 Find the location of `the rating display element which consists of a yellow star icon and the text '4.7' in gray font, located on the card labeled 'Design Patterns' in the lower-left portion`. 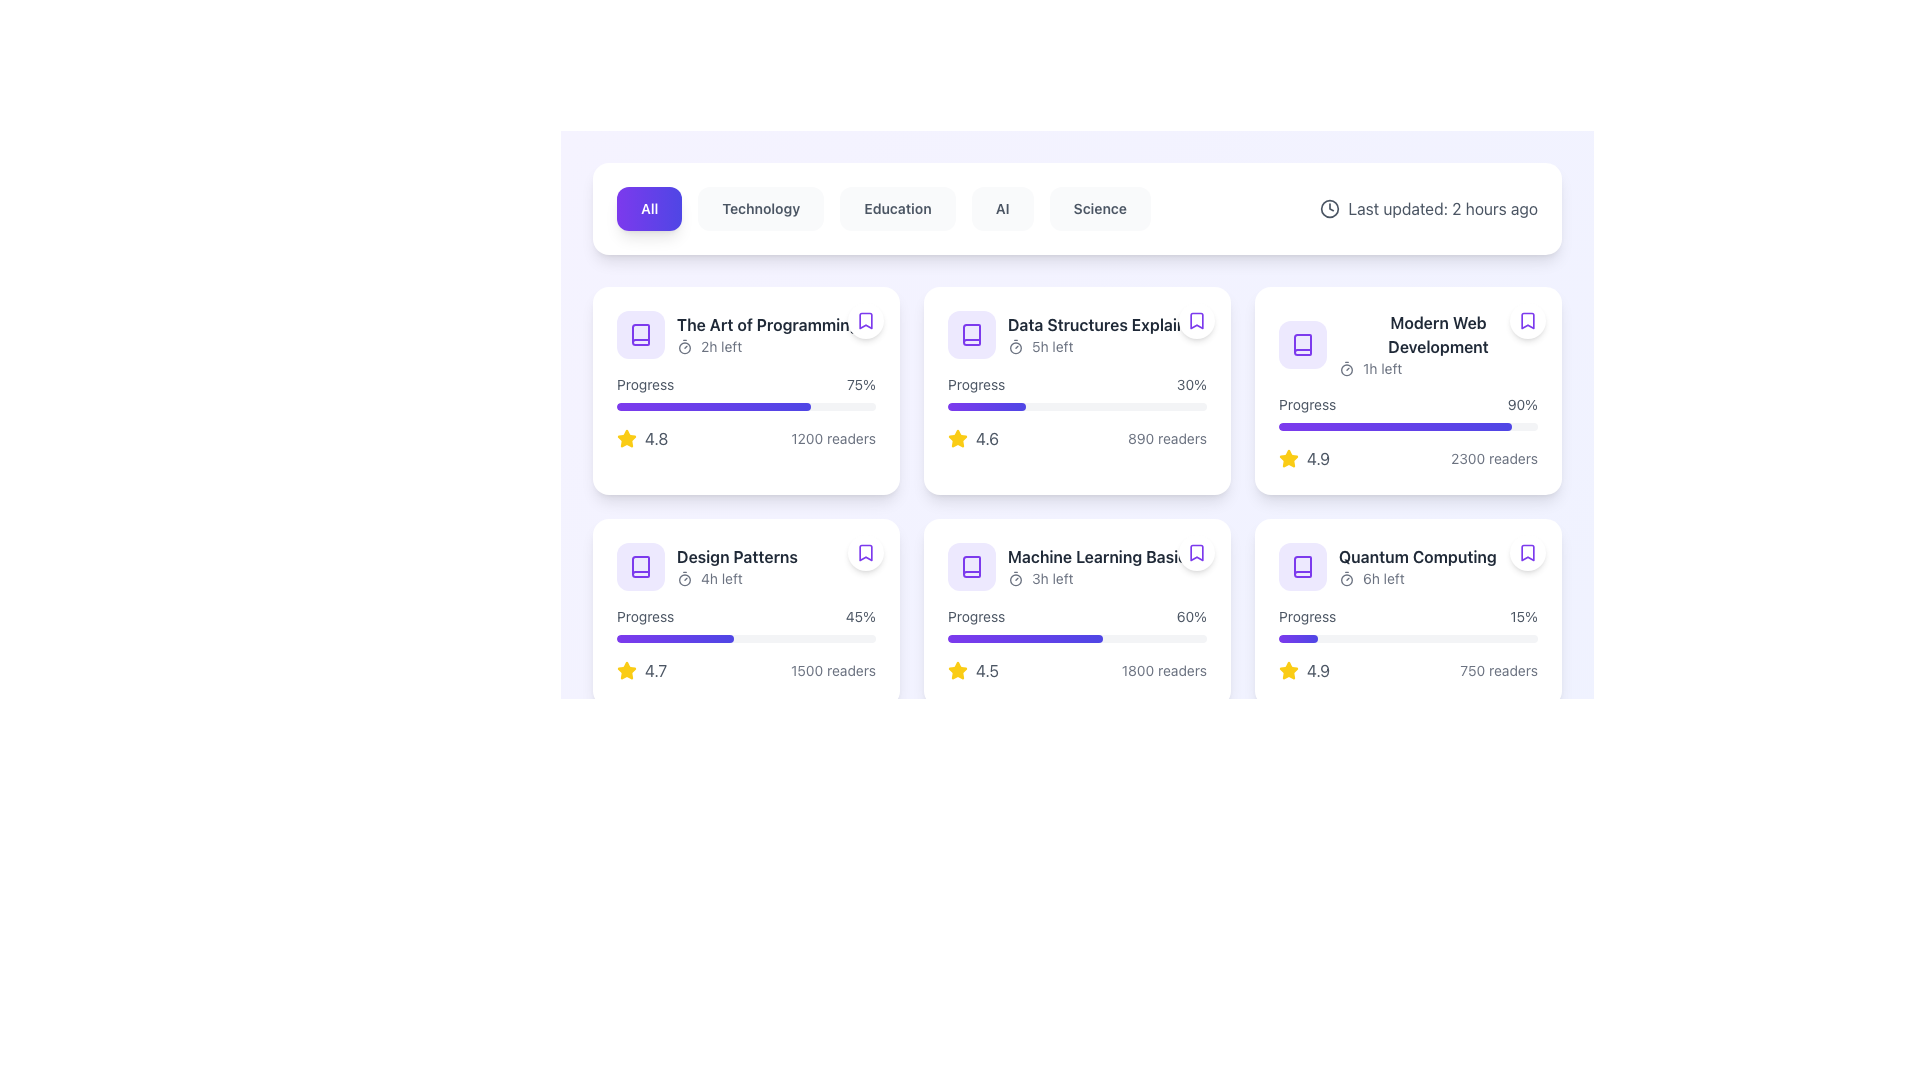

the rating display element which consists of a yellow star icon and the text '4.7' in gray font, located on the card labeled 'Design Patterns' in the lower-left portion is located at coordinates (642, 671).